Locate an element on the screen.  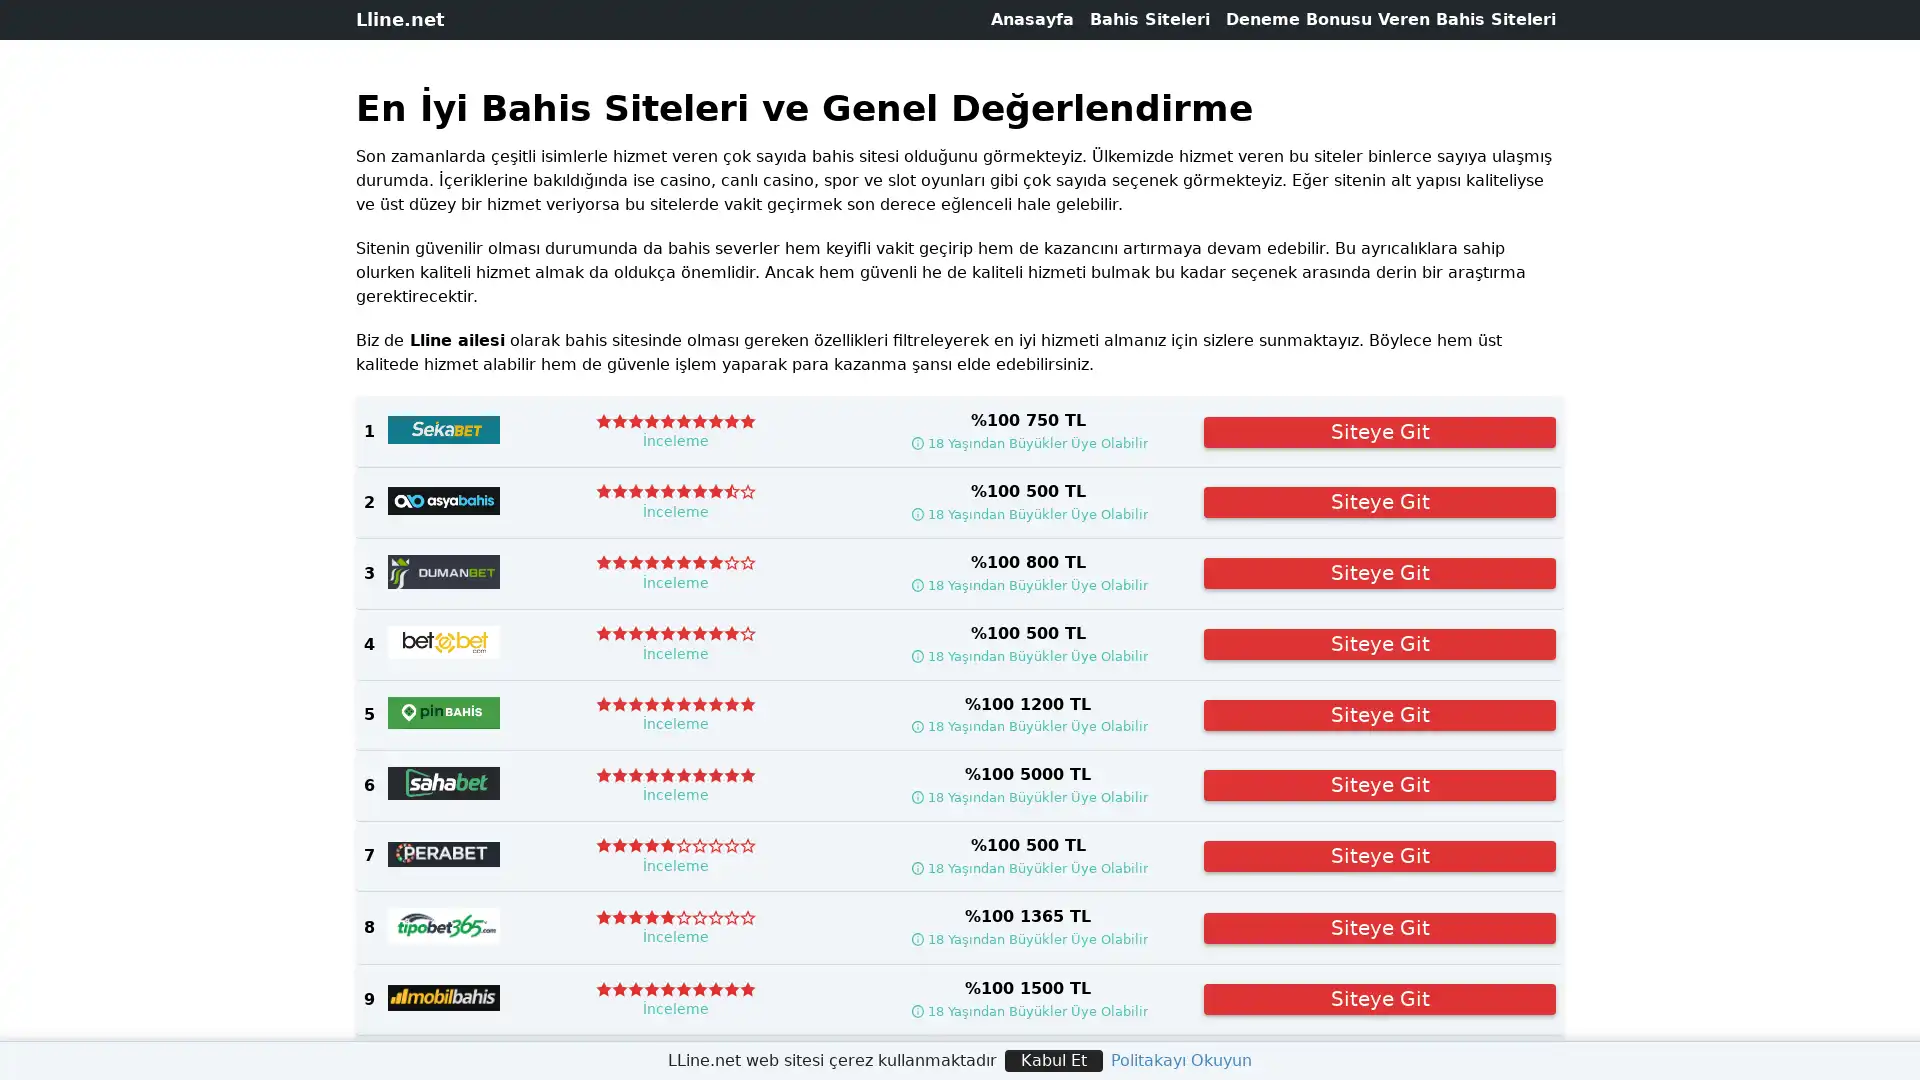
Load terms and conditions is located at coordinates (1027, 584).